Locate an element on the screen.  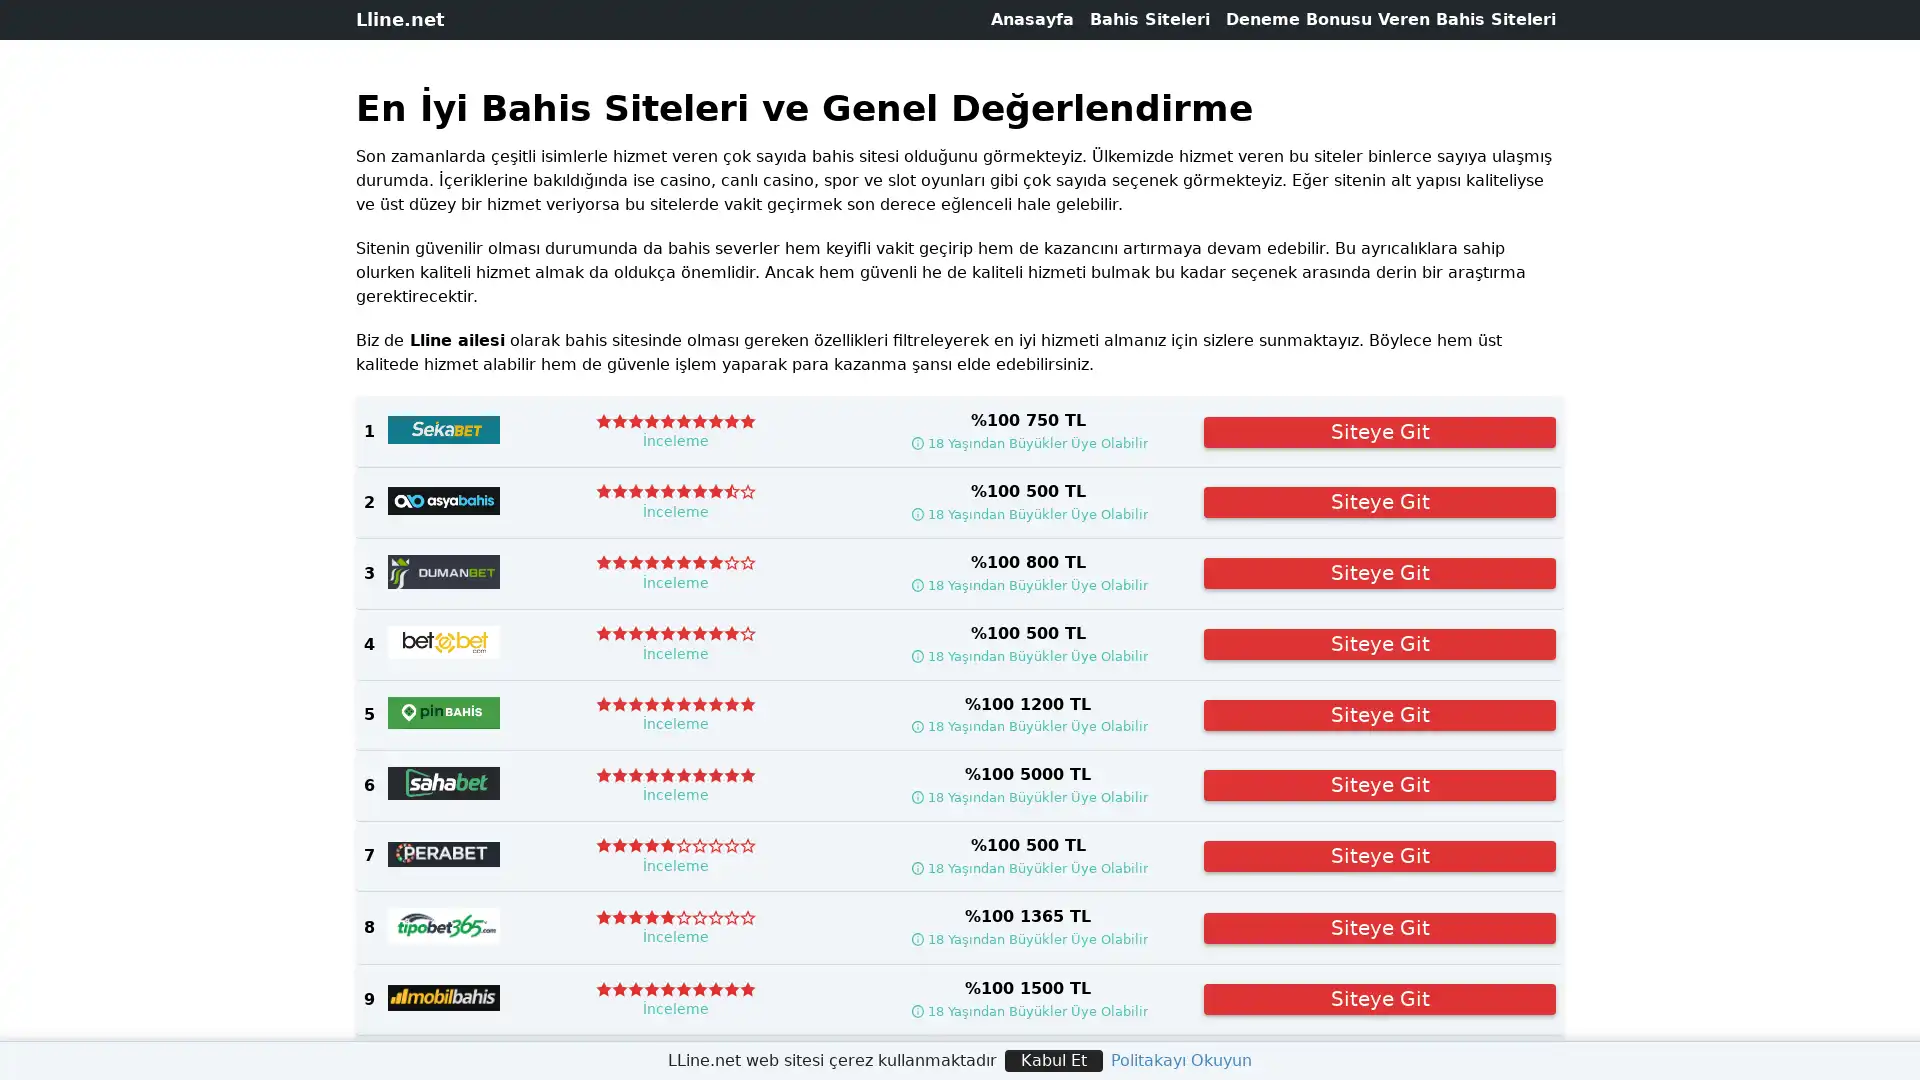
Load terms and conditions is located at coordinates (1027, 584).